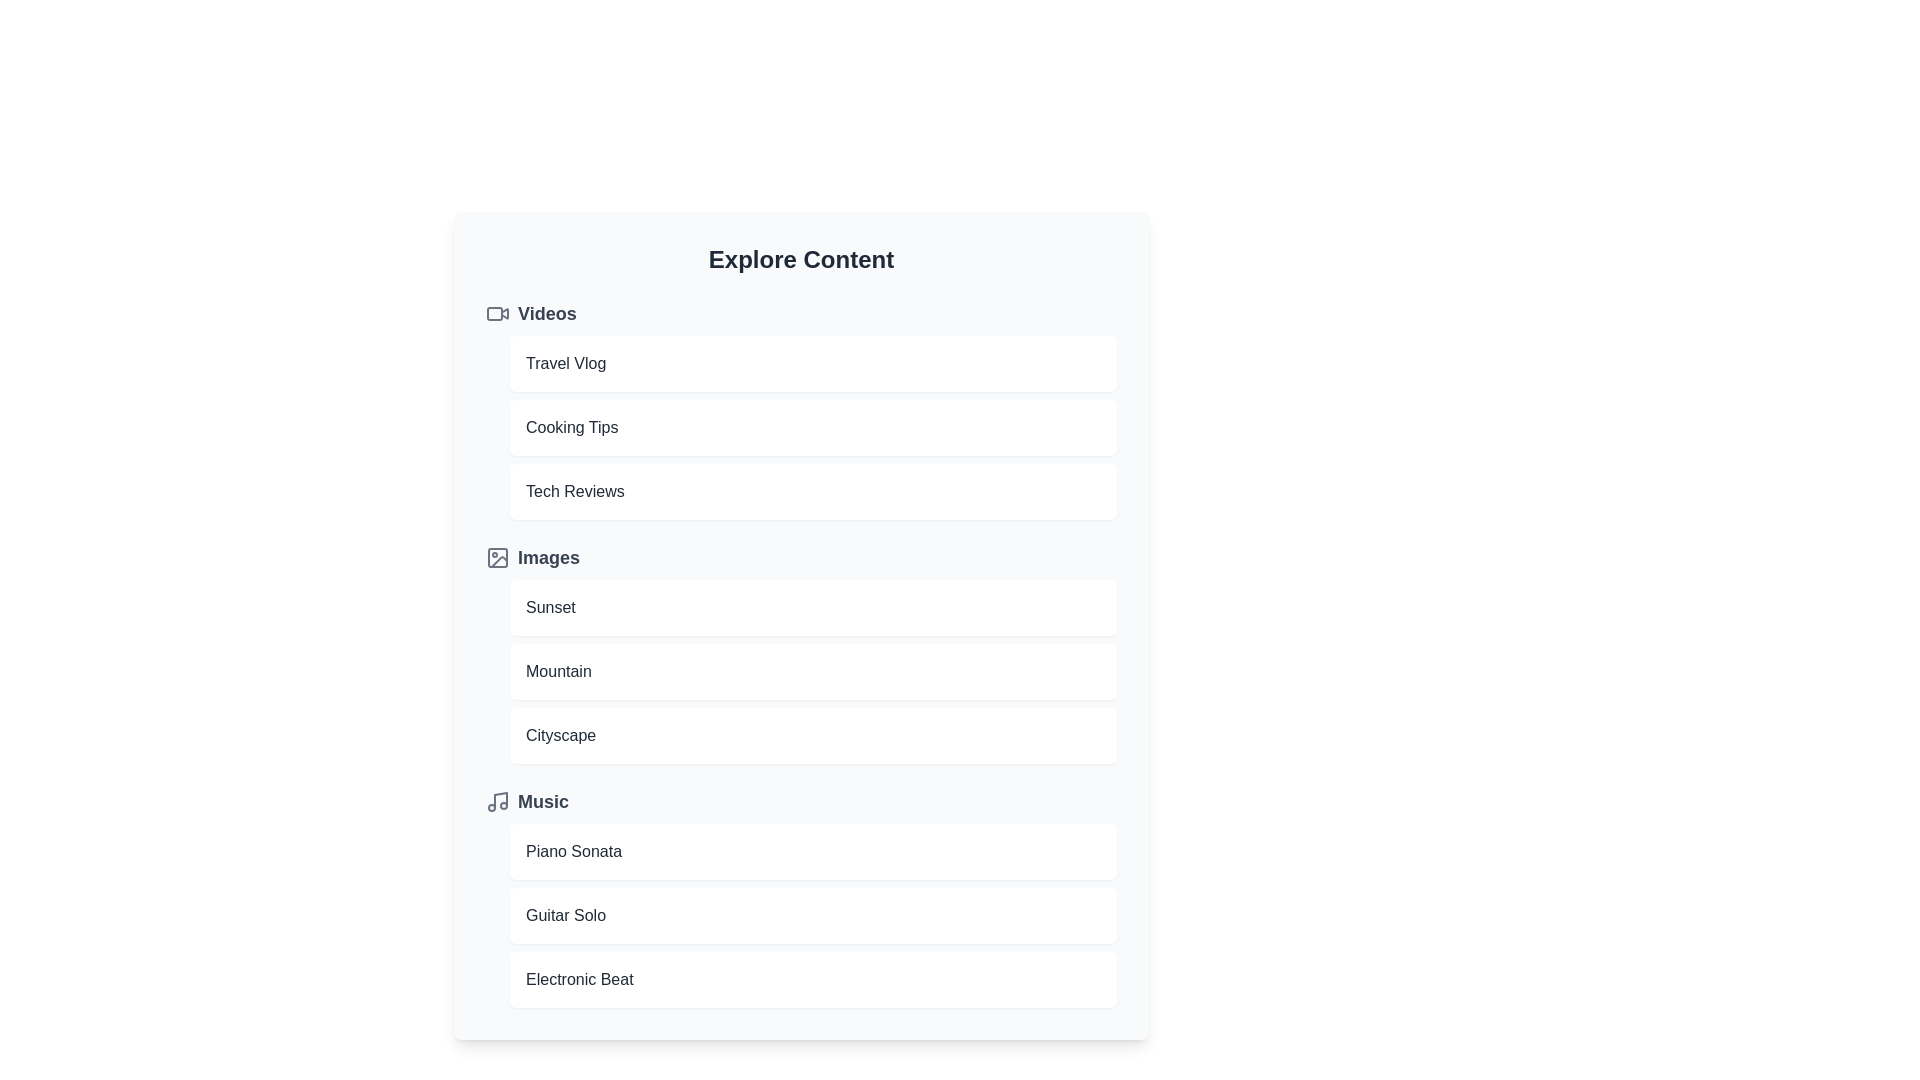 This screenshot has width=1920, height=1080. I want to click on the item Tech Reviews to open it, so click(813, 492).